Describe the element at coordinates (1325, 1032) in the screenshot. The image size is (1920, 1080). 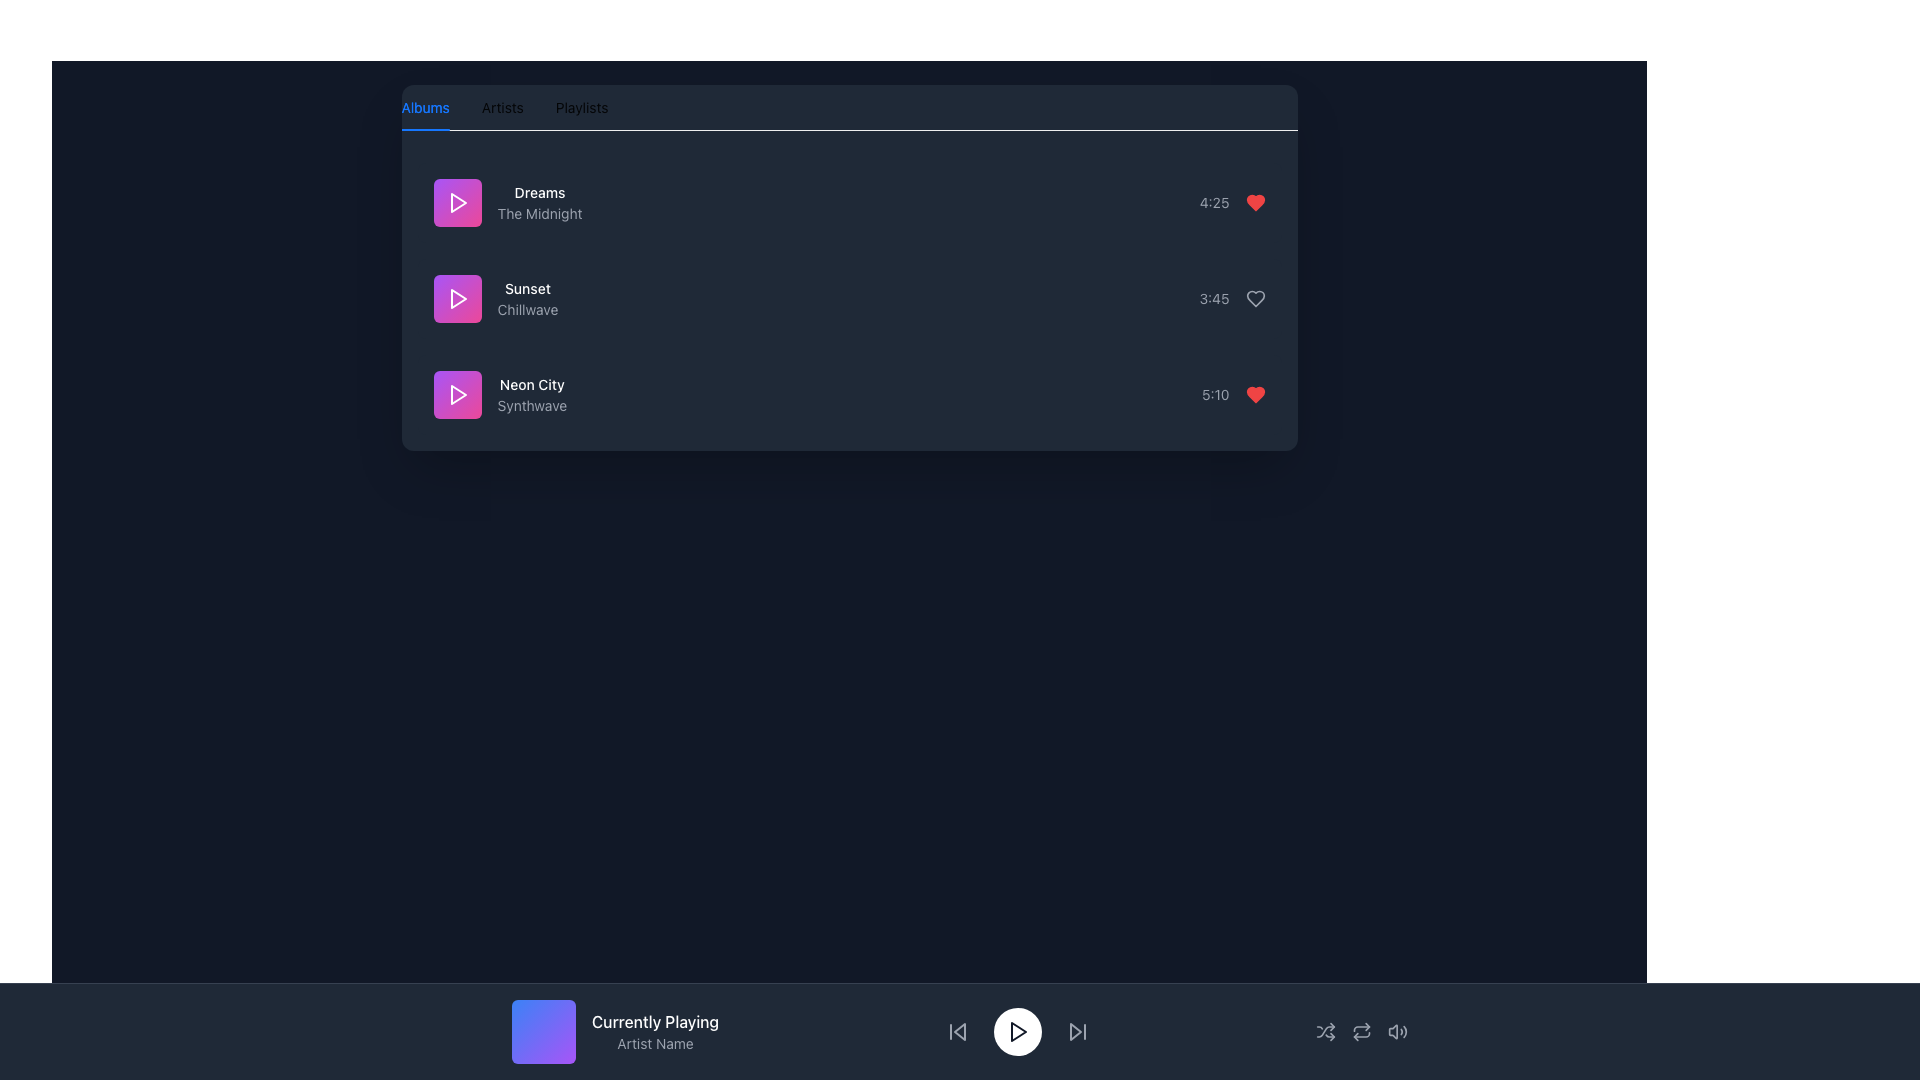
I see `the shuffle mode icon button located in the bottom control bar of the music application` at that location.